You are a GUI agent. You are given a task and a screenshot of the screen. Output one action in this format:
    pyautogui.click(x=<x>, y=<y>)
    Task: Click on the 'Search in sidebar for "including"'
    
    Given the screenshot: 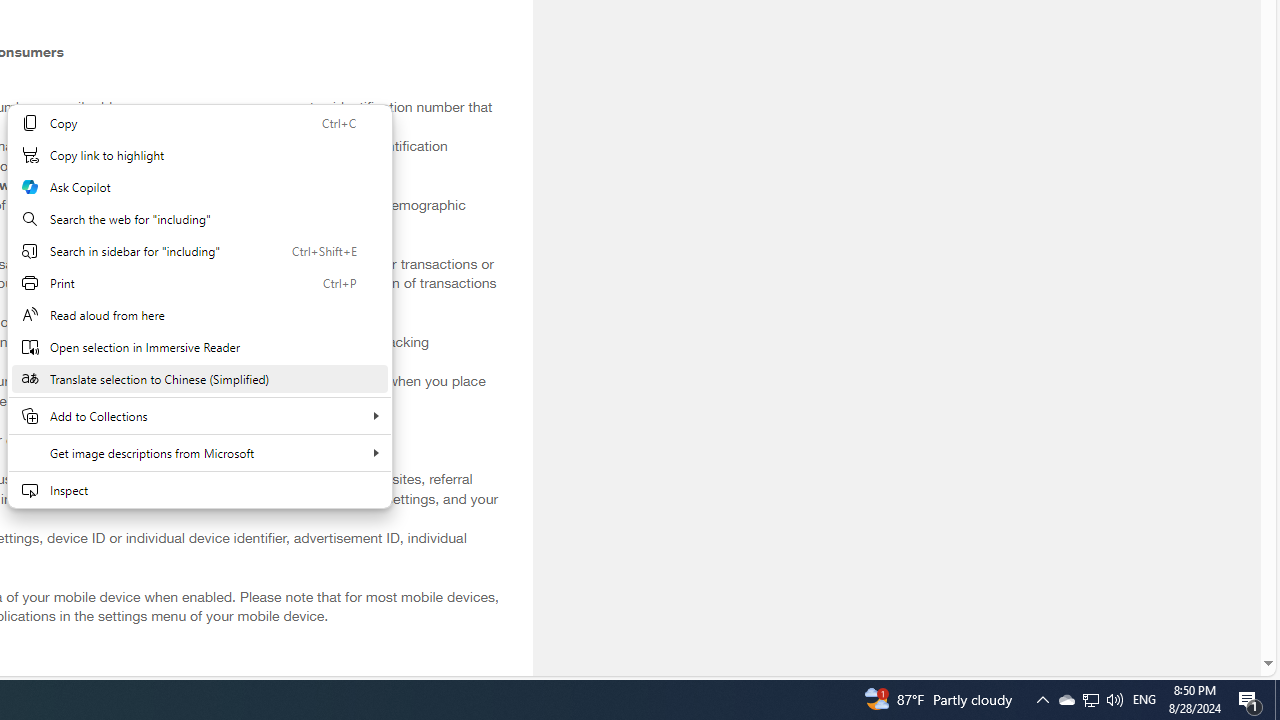 What is the action you would take?
    pyautogui.click(x=199, y=249)
    